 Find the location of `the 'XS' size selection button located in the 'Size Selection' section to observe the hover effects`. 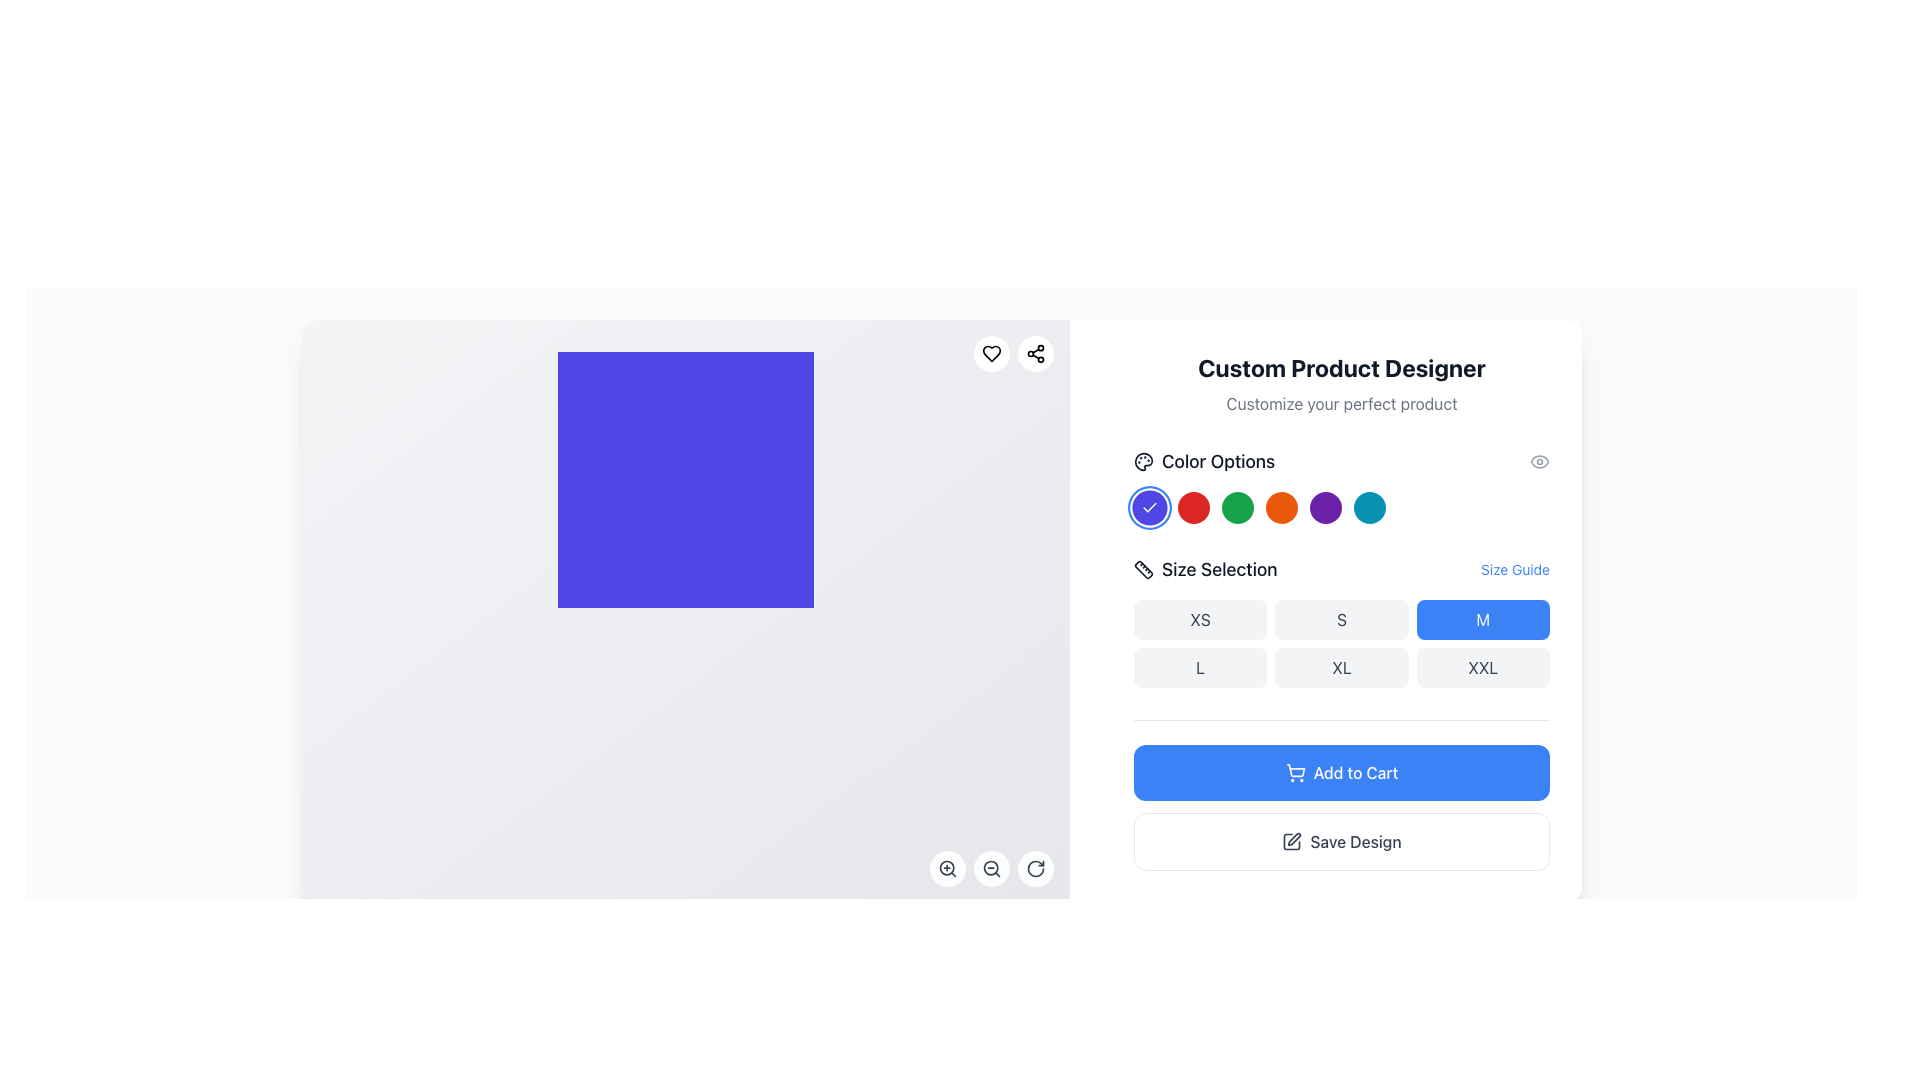

the 'XS' size selection button located in the 'Size Selection' section to observe the hover effects is located at coordinates (1200, 619).